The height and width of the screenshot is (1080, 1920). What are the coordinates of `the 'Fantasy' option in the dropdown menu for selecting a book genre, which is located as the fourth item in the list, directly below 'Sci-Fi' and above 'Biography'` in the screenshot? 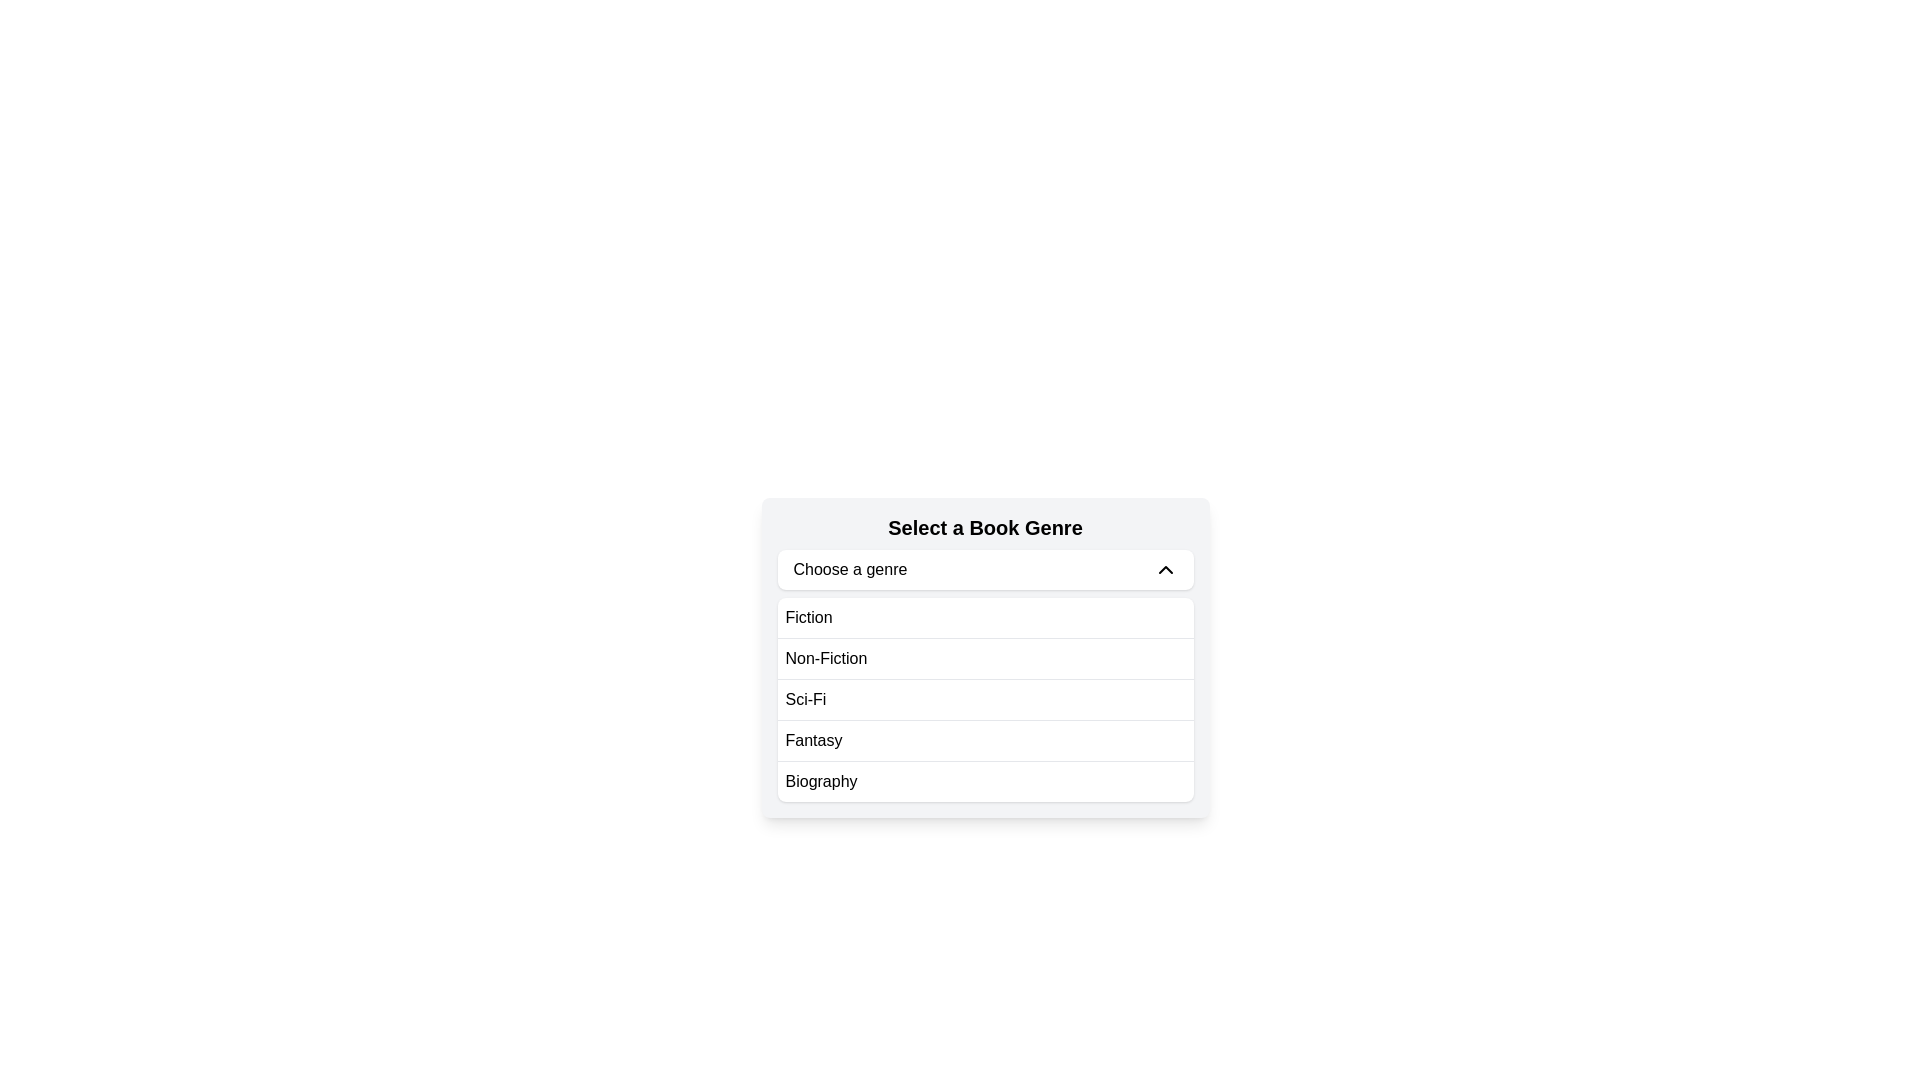 It's located at (813, 740).